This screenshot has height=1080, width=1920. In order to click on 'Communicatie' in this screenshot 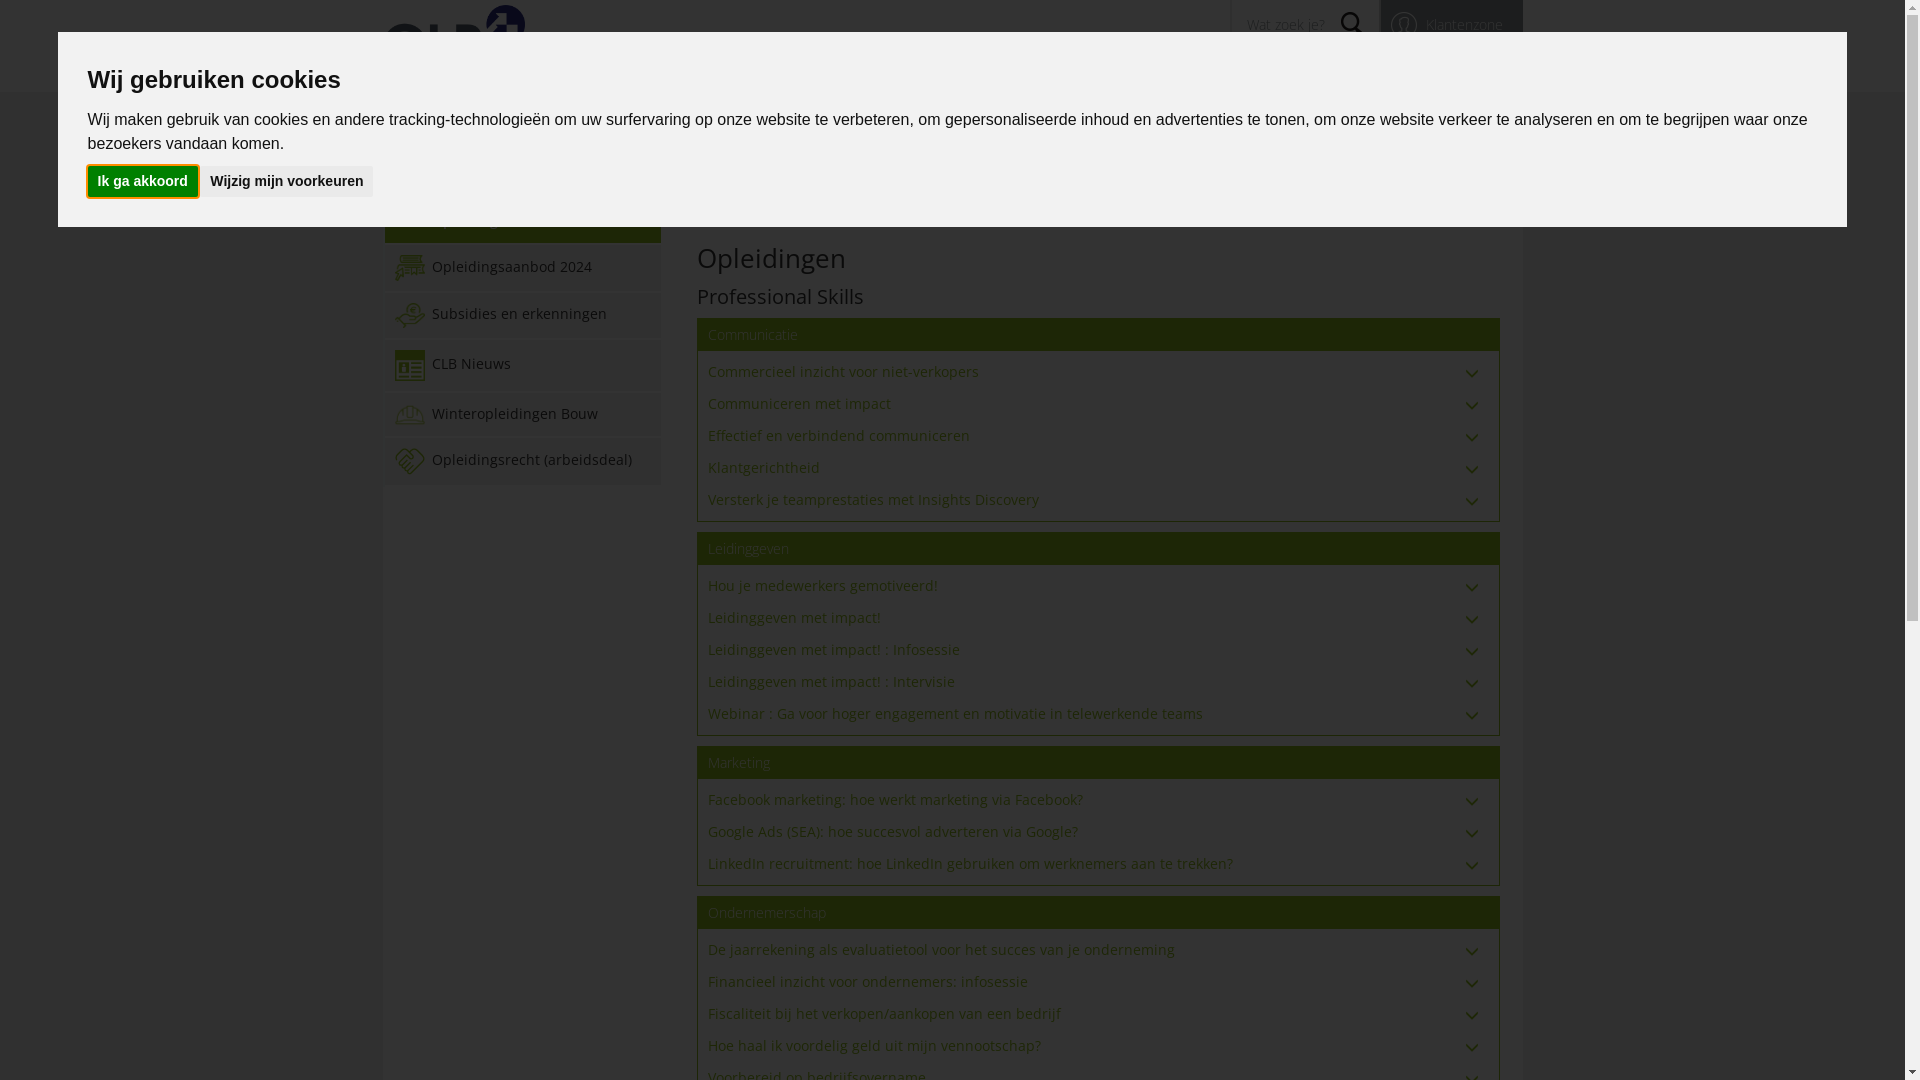, I will do `click(752, 333)`.